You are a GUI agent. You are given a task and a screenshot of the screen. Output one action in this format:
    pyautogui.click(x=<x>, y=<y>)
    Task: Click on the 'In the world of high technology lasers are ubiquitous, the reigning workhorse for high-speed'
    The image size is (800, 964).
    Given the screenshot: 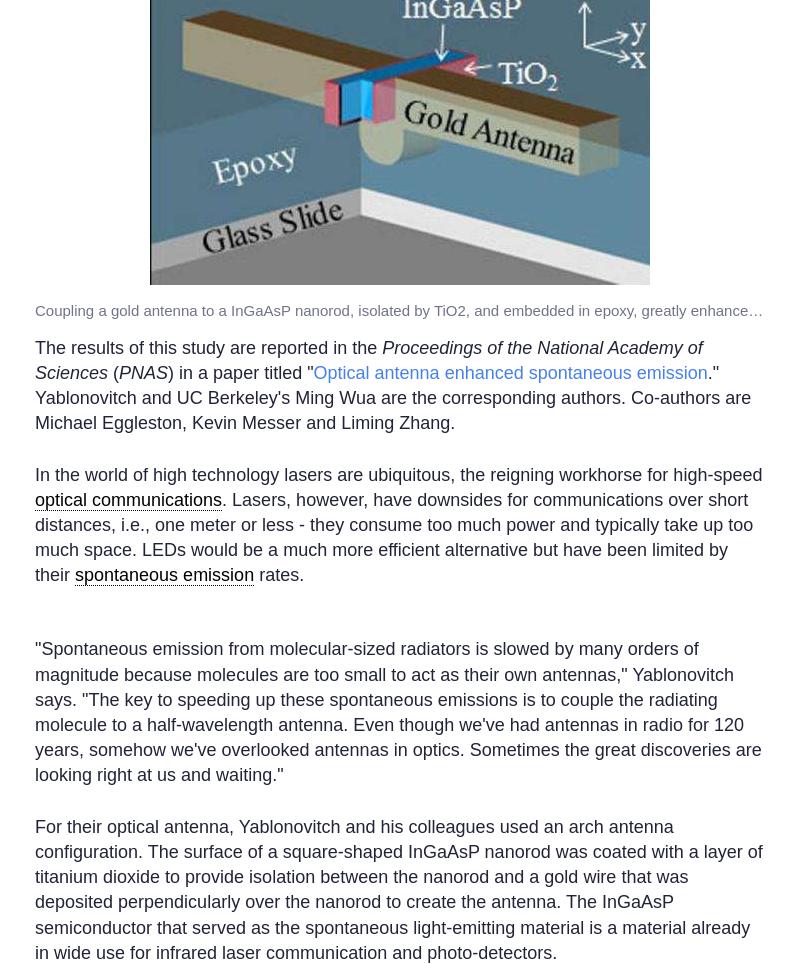 What is the action you would take?
    pyautogui.click(x=33, y=473)
    